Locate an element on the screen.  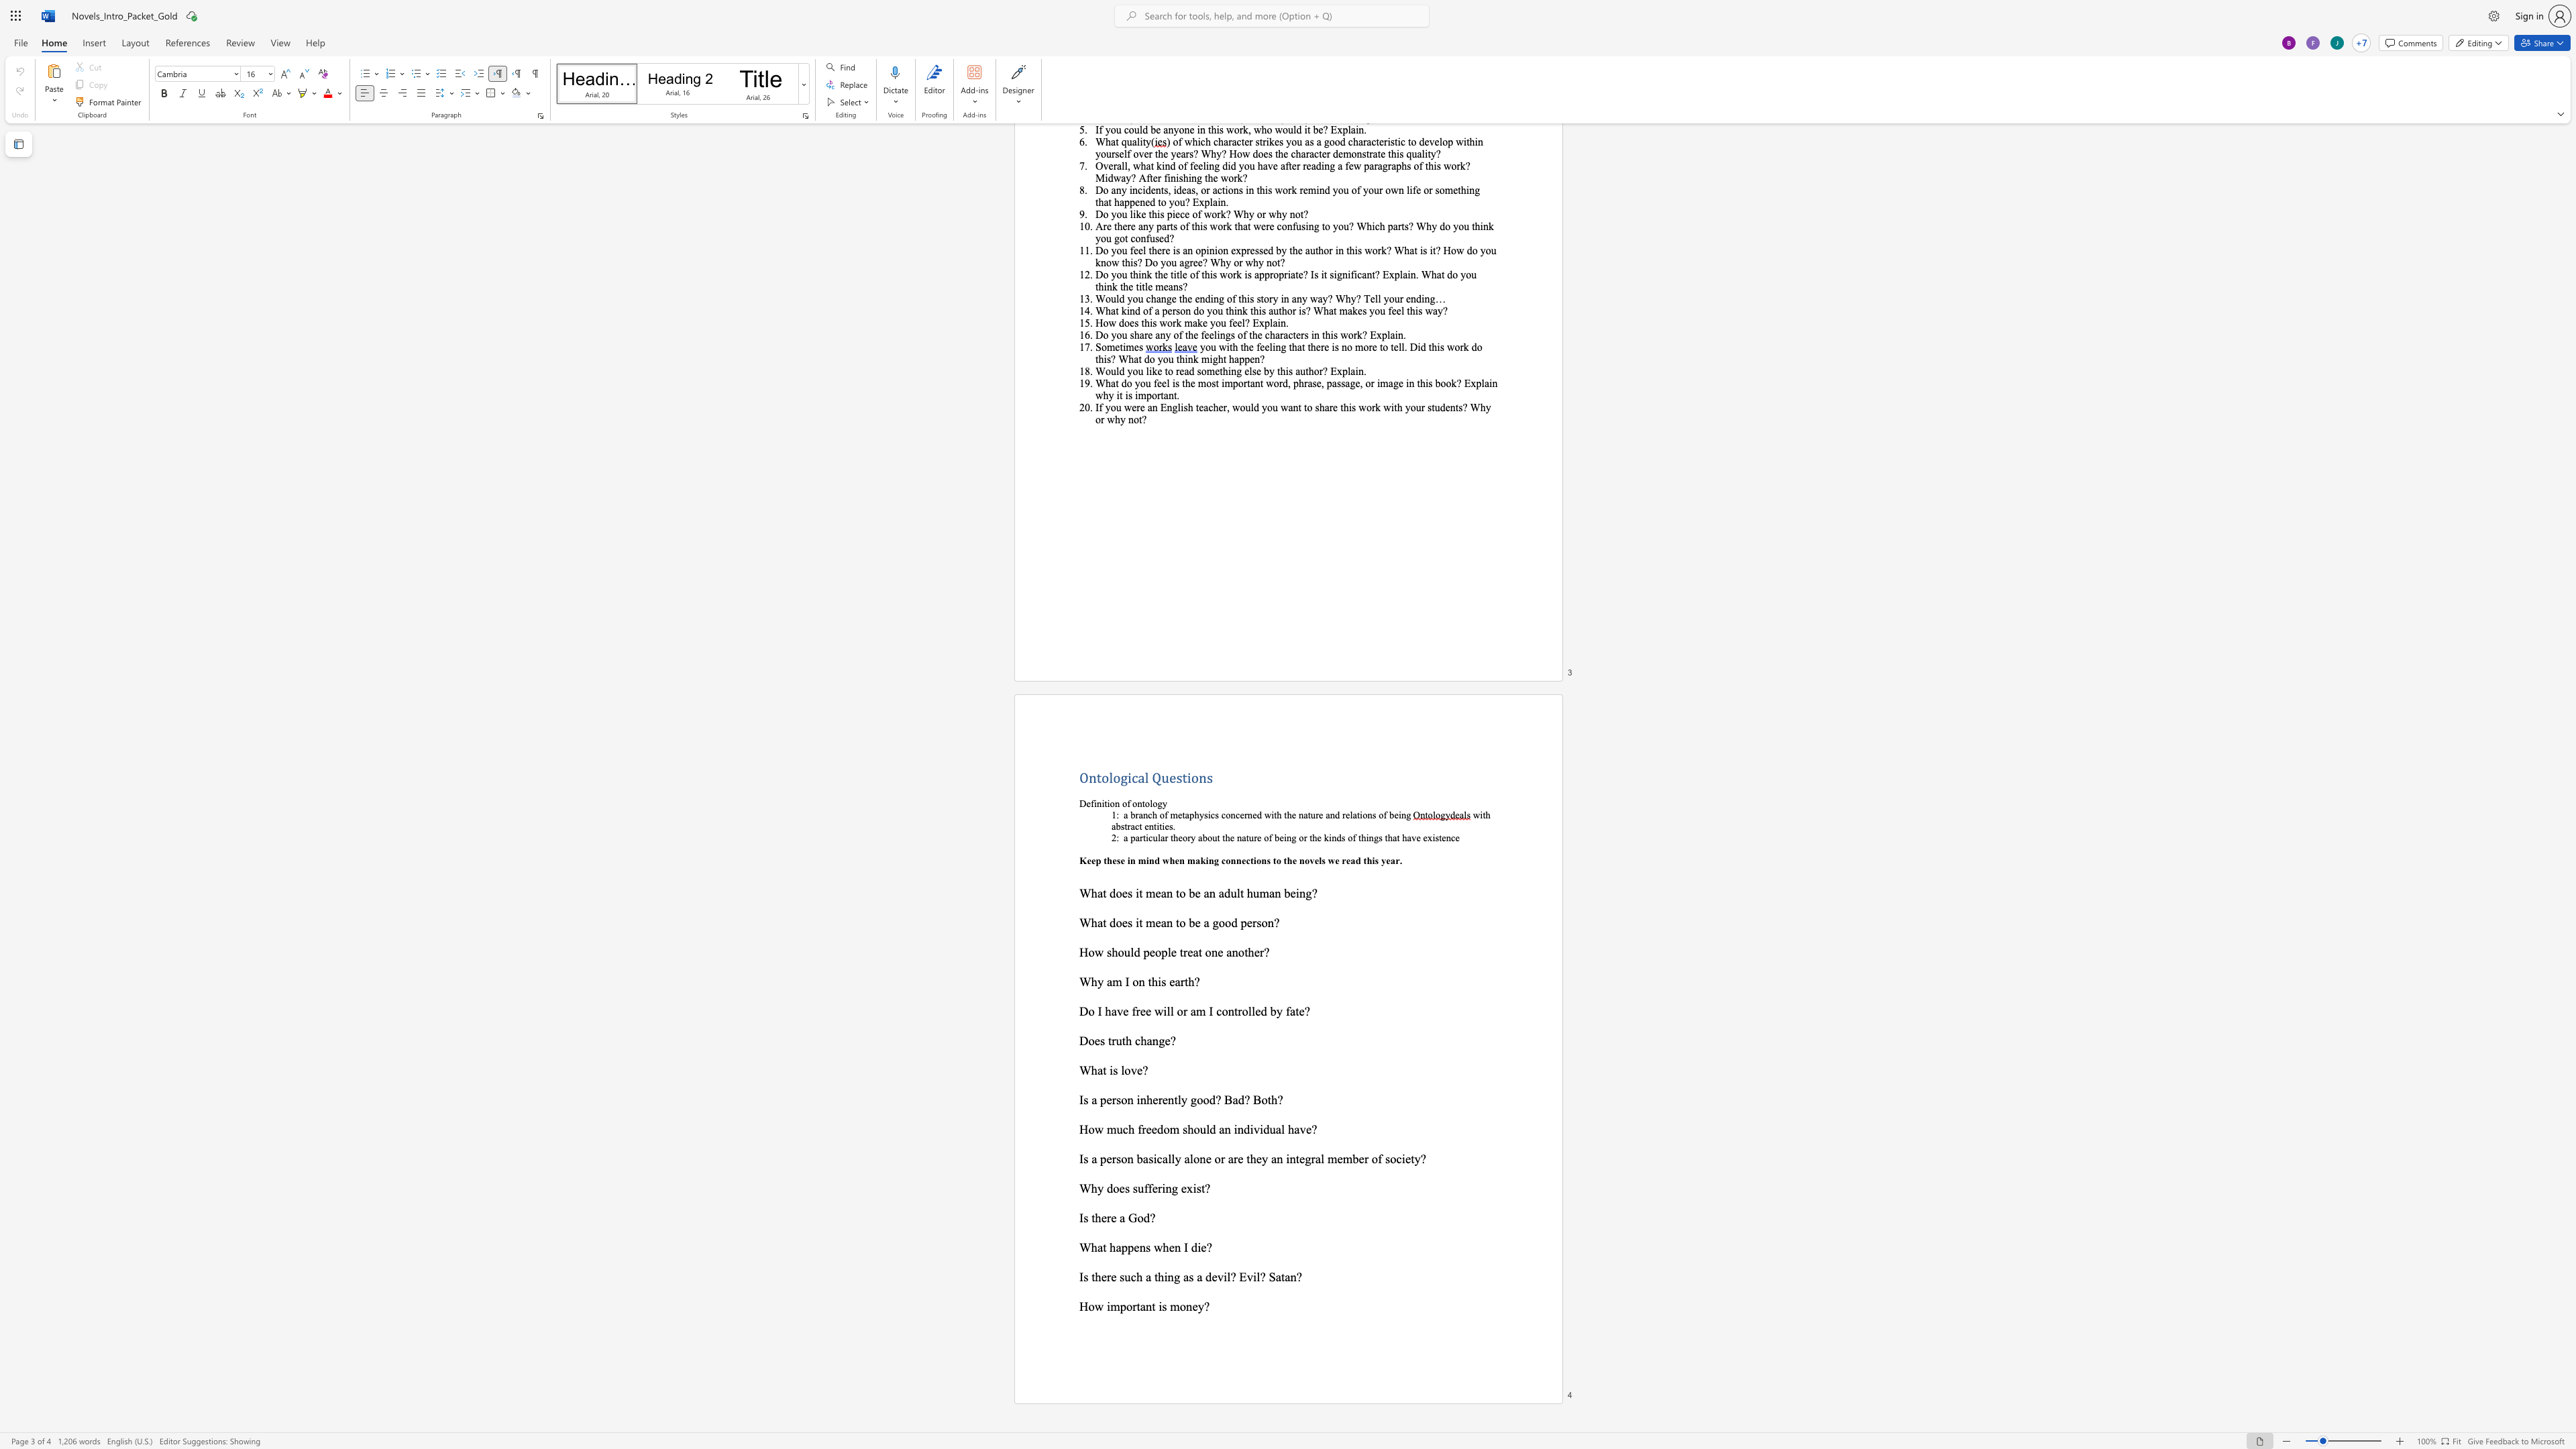
the space between the continuous character "y" and "s" in the text is located at coordinates (1203, 814).